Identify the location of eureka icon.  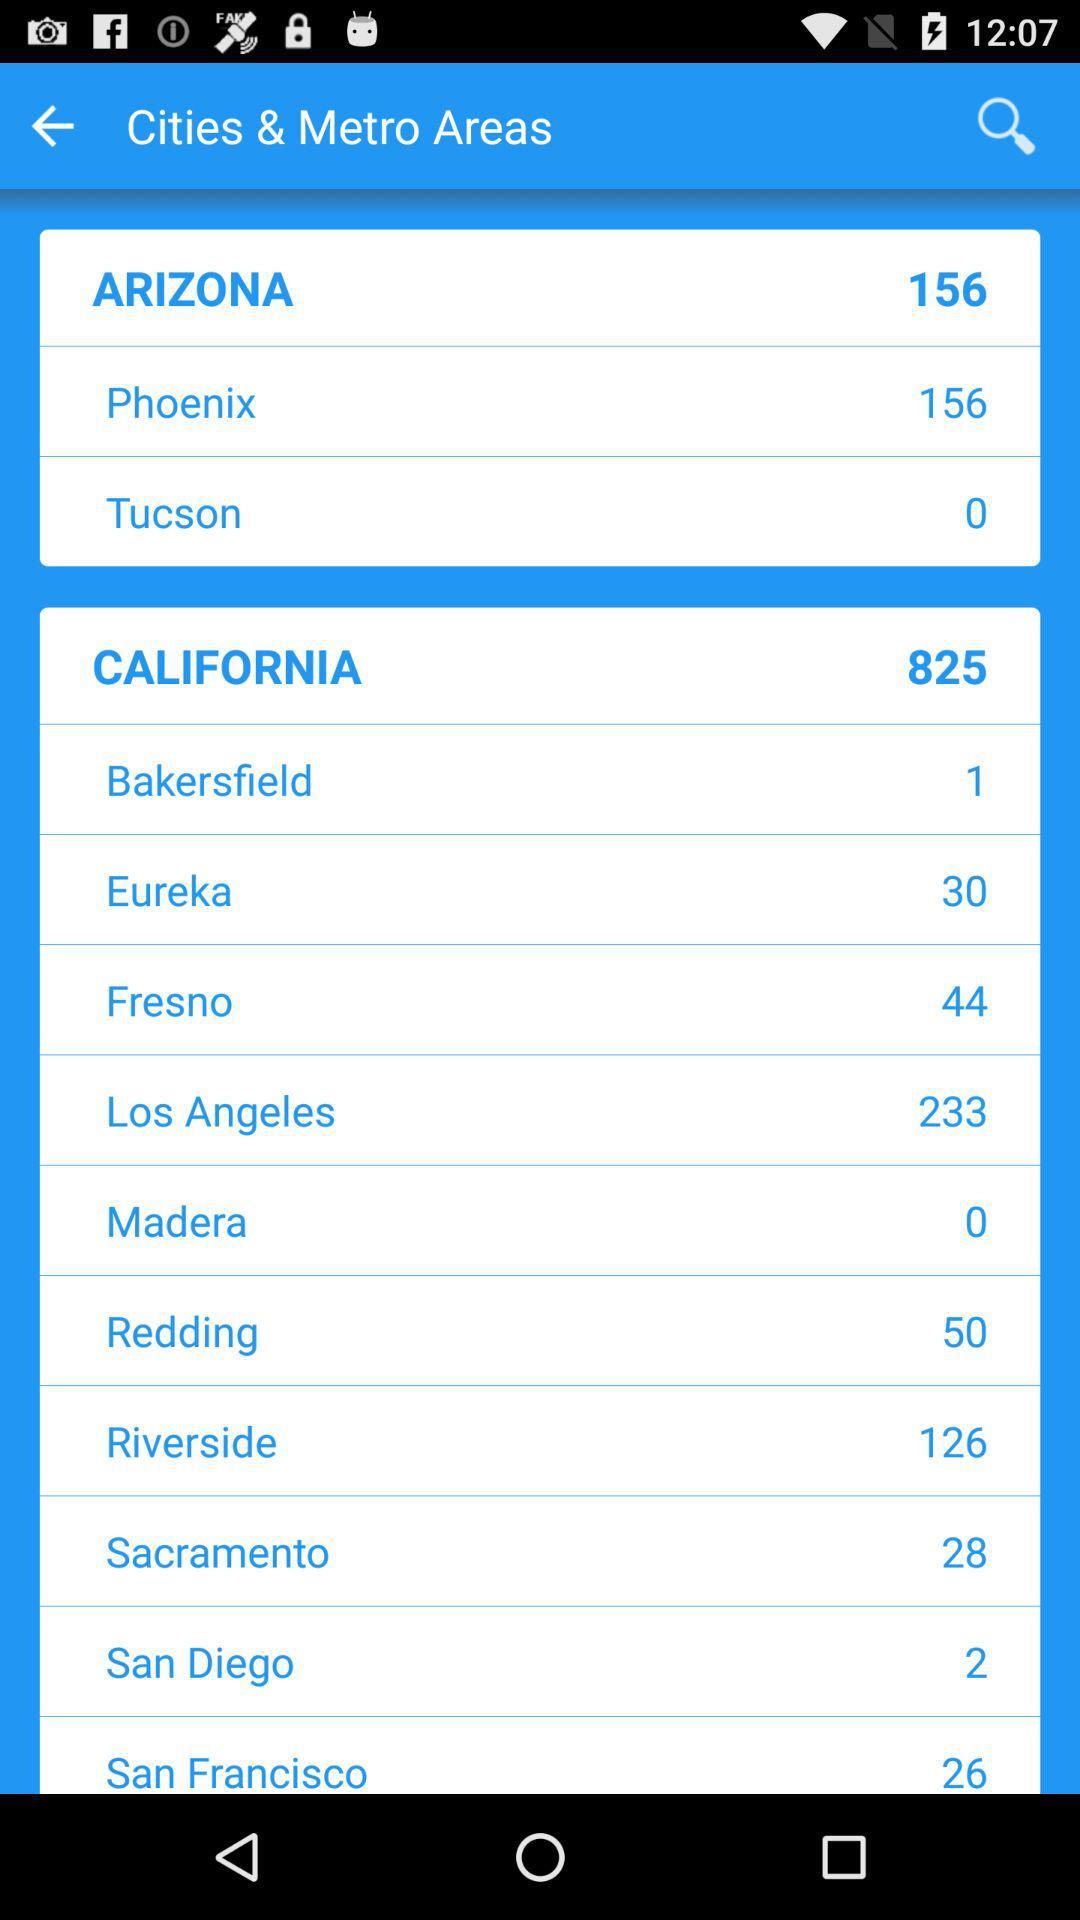
(414, 888).